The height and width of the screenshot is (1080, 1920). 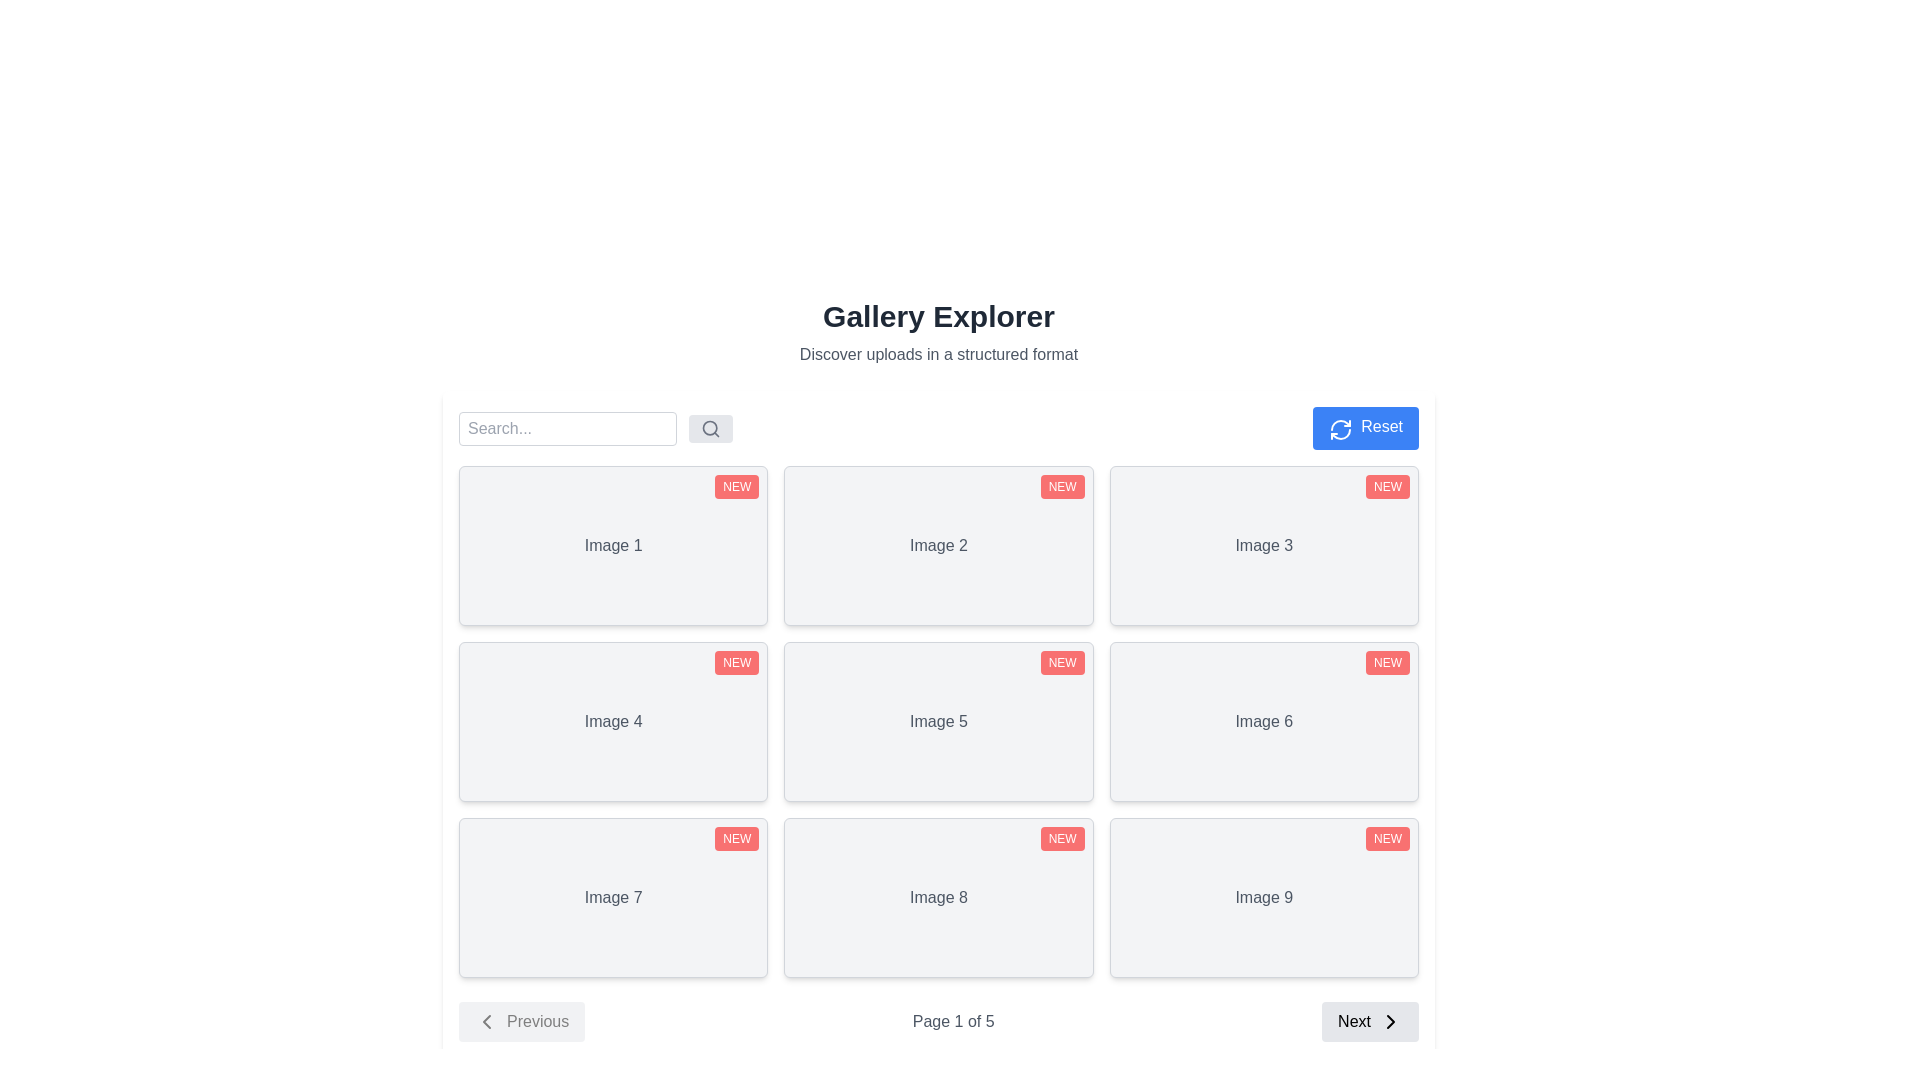 I want to click on the button located at the bottom-right corner of the pagination control panel, which is the rightmost element next to 'Page 1 of 5', so click(x=1369, y=1022).